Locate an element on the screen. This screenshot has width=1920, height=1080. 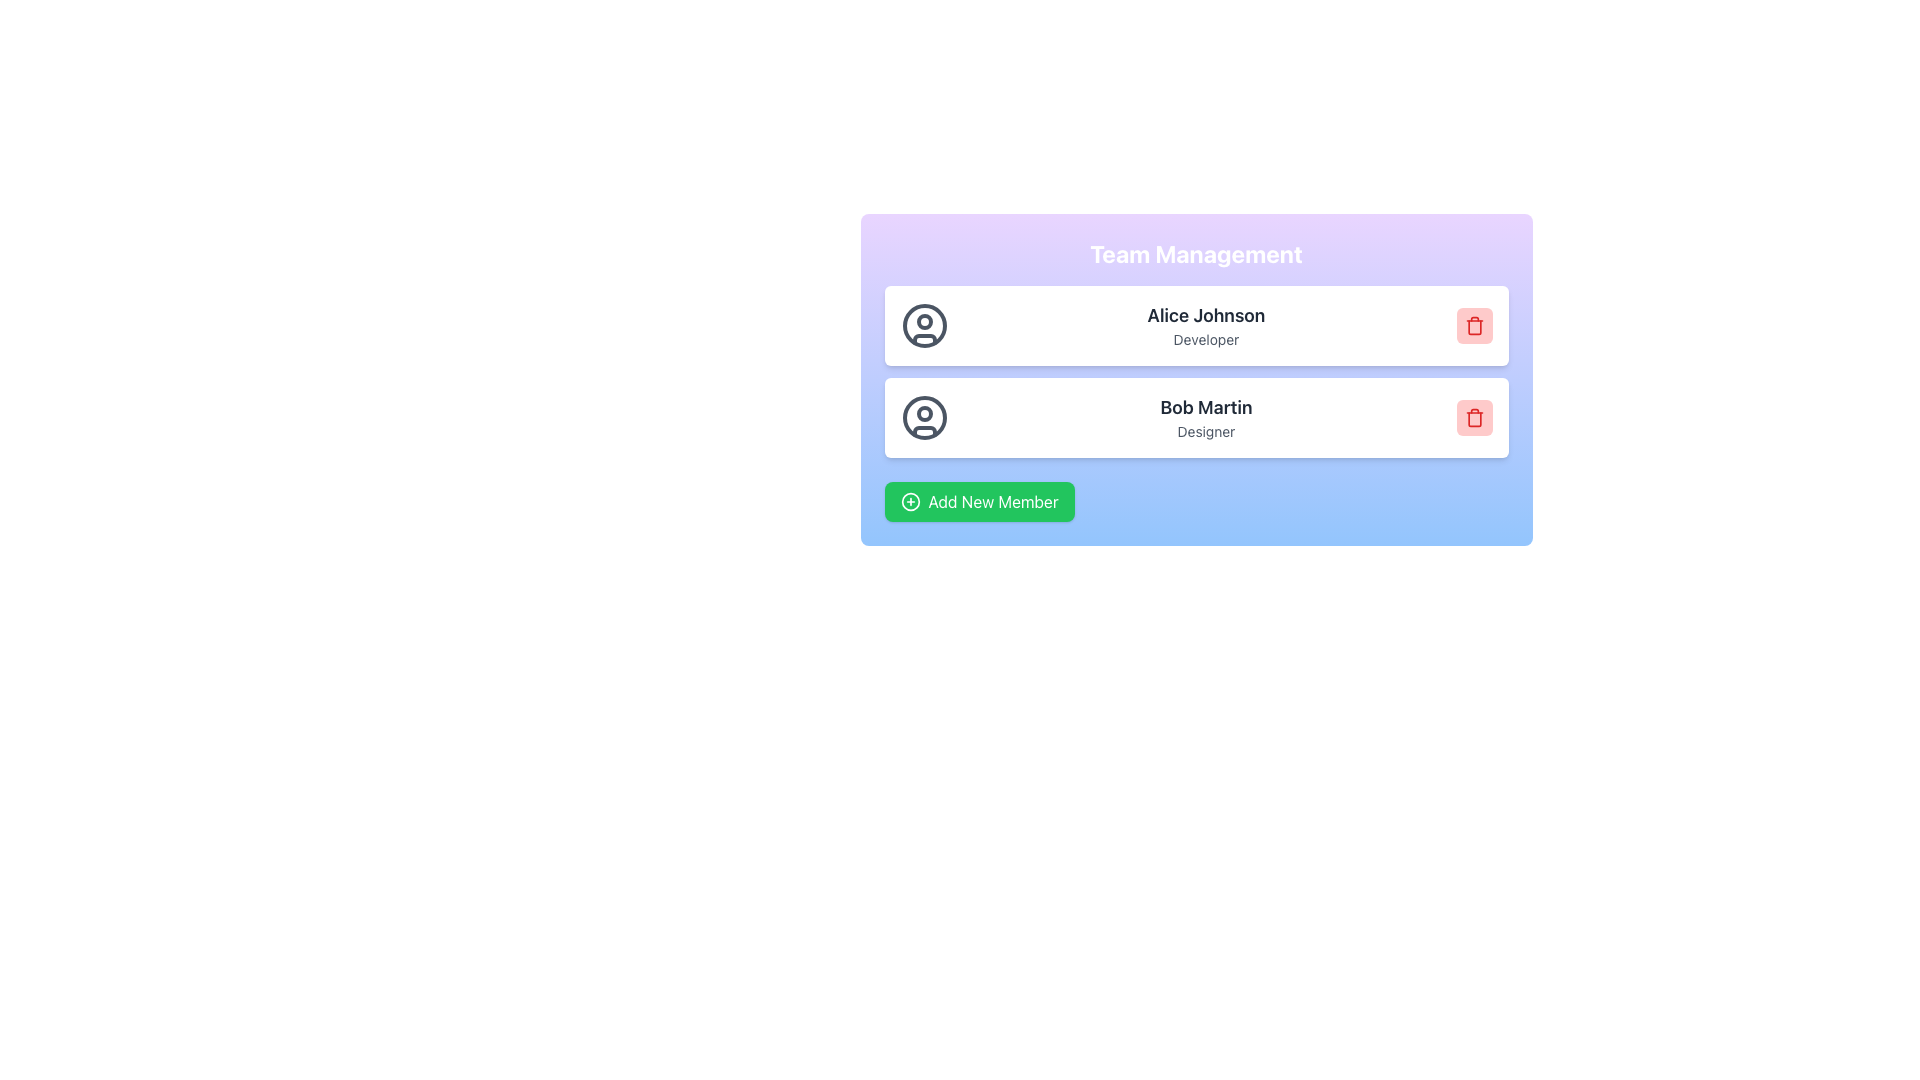
the delete button for 'Bob Martin, Designer' is located at coordinates (1474, 416).